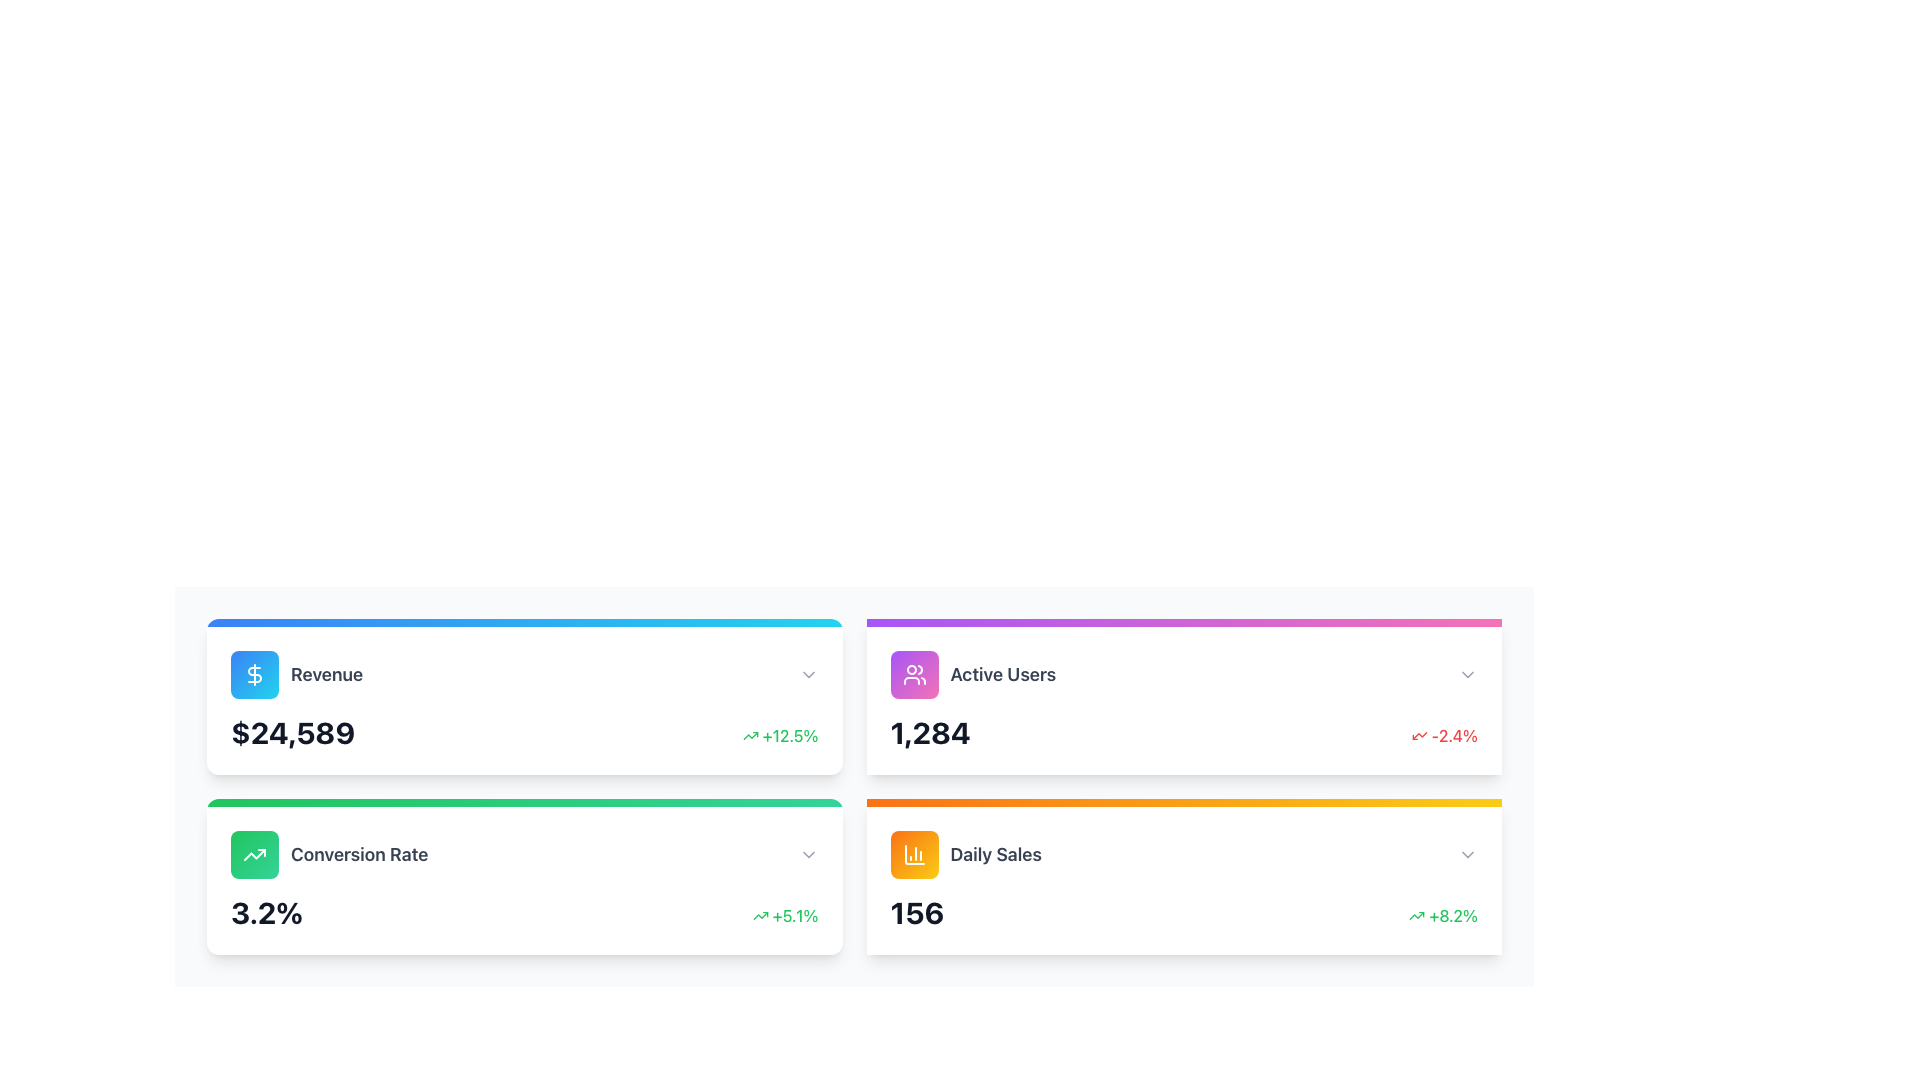 Image resolution: width=1920 pixels, height=1080 pixels. I want to click on the decorative icon representing user activity, located left of the 'Active Users' text within the card in the top-right quadrant of the card grid, so click(913, 675).